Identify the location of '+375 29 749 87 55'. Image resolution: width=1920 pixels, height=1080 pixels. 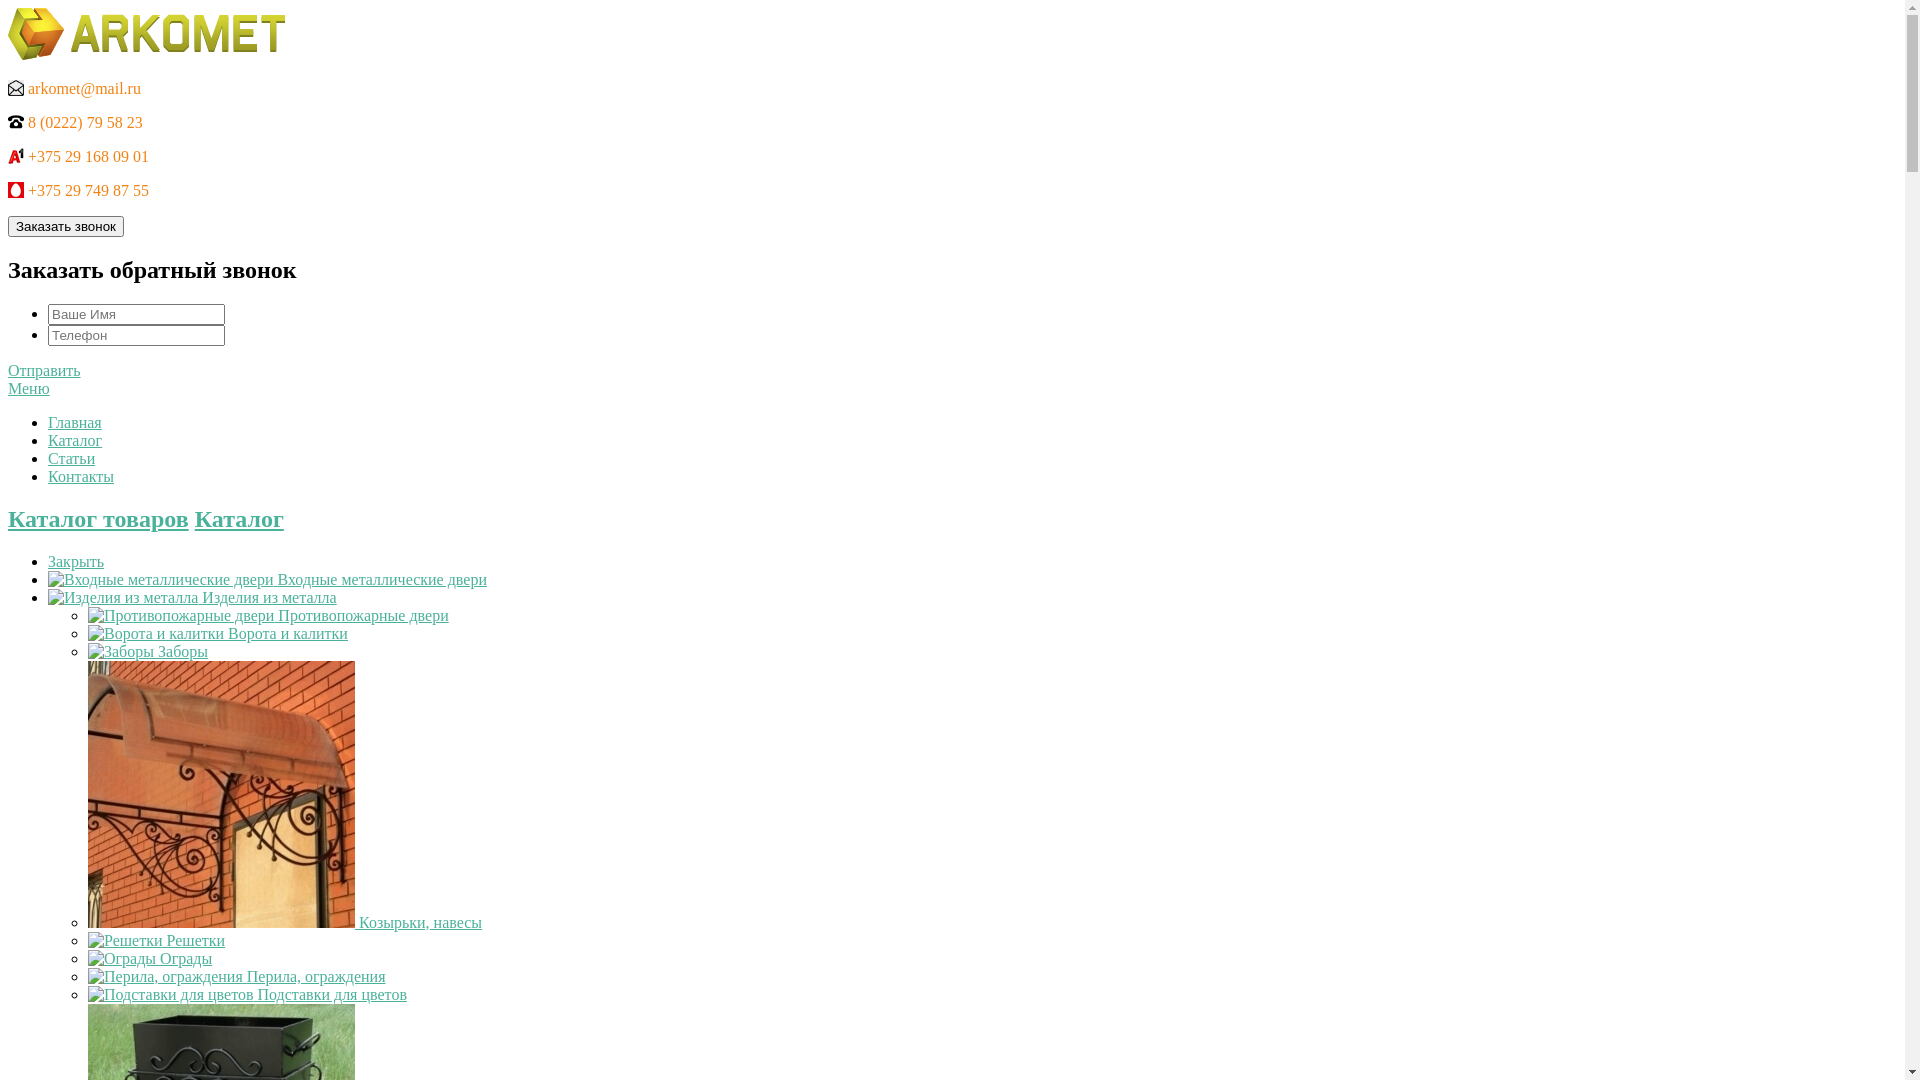
(78, 190).